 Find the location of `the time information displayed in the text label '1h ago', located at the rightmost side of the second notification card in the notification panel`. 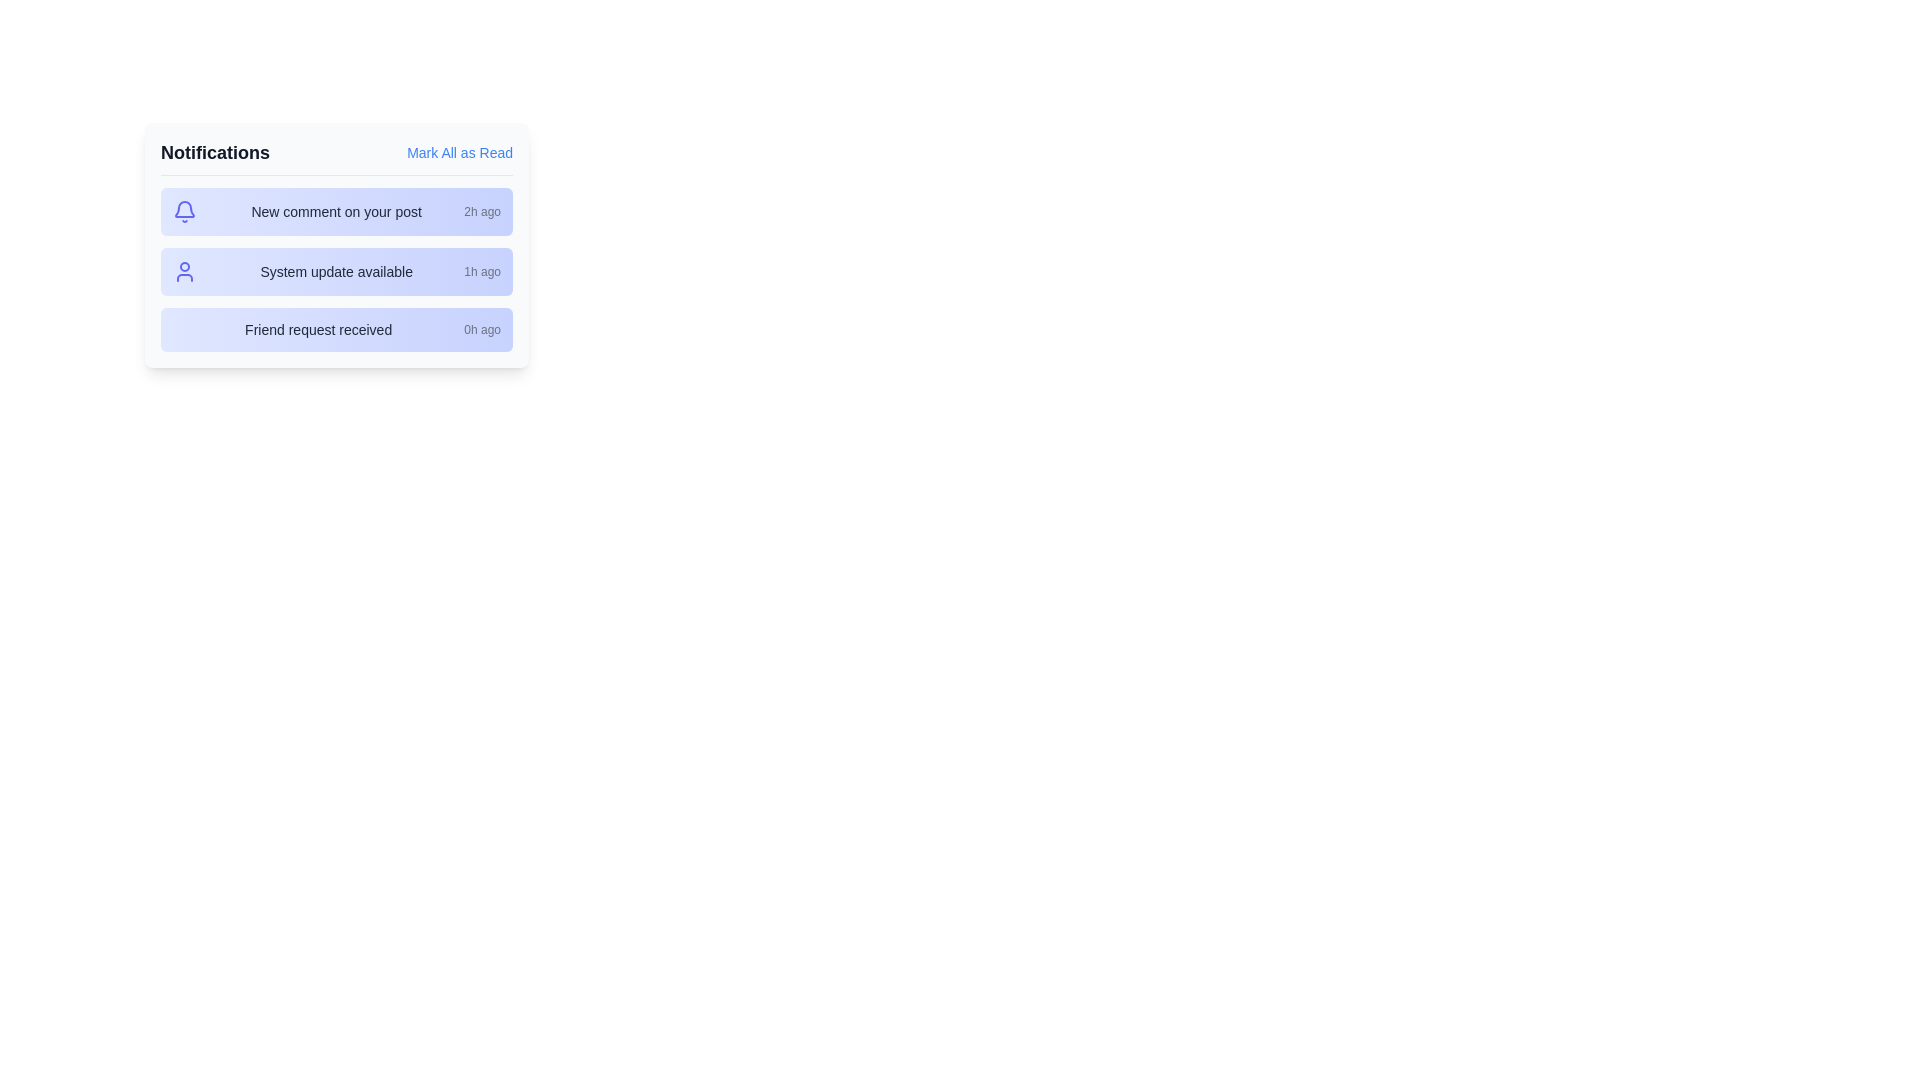

the time information displayed in the text label '1h ago', located at the rightmost side of the second notification card in the notification panel is located at coordinates (482, 272).